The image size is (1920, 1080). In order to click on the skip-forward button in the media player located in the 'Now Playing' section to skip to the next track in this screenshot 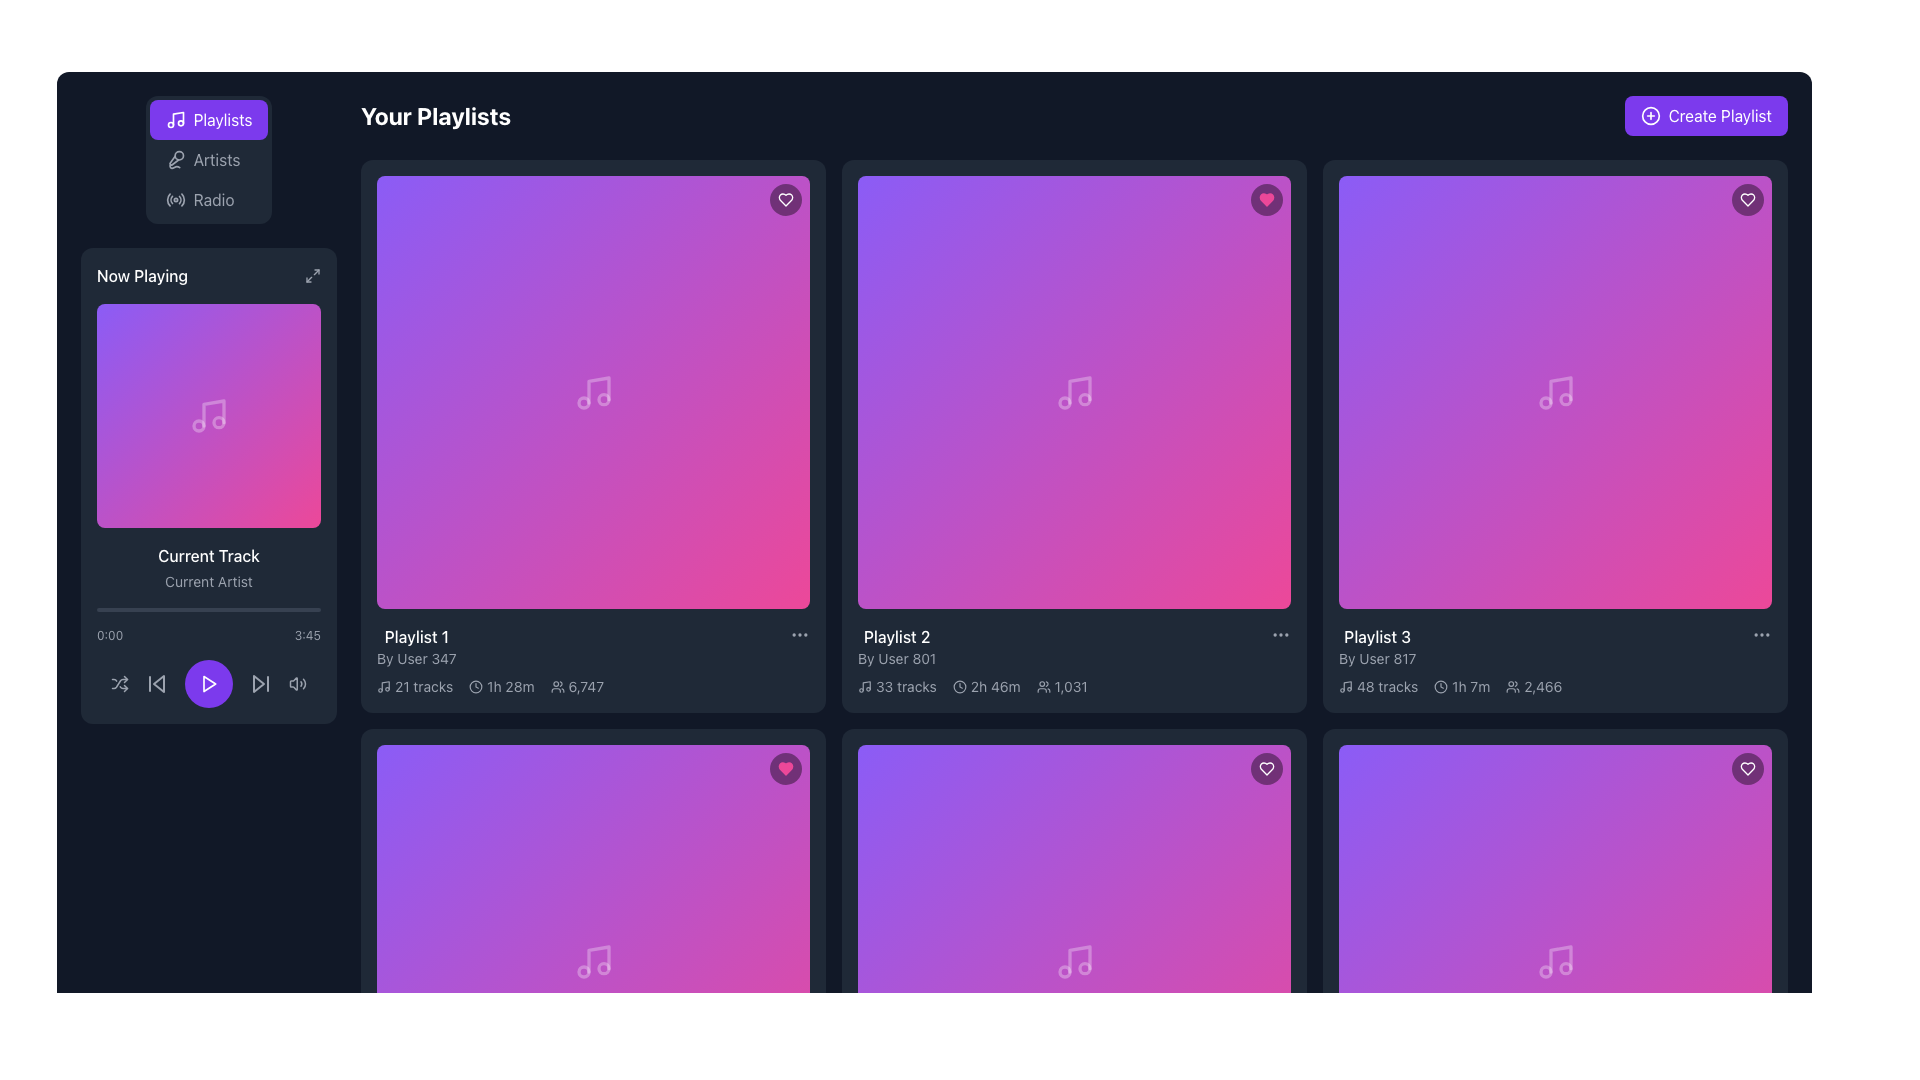, I will do `click(258, 682)`.